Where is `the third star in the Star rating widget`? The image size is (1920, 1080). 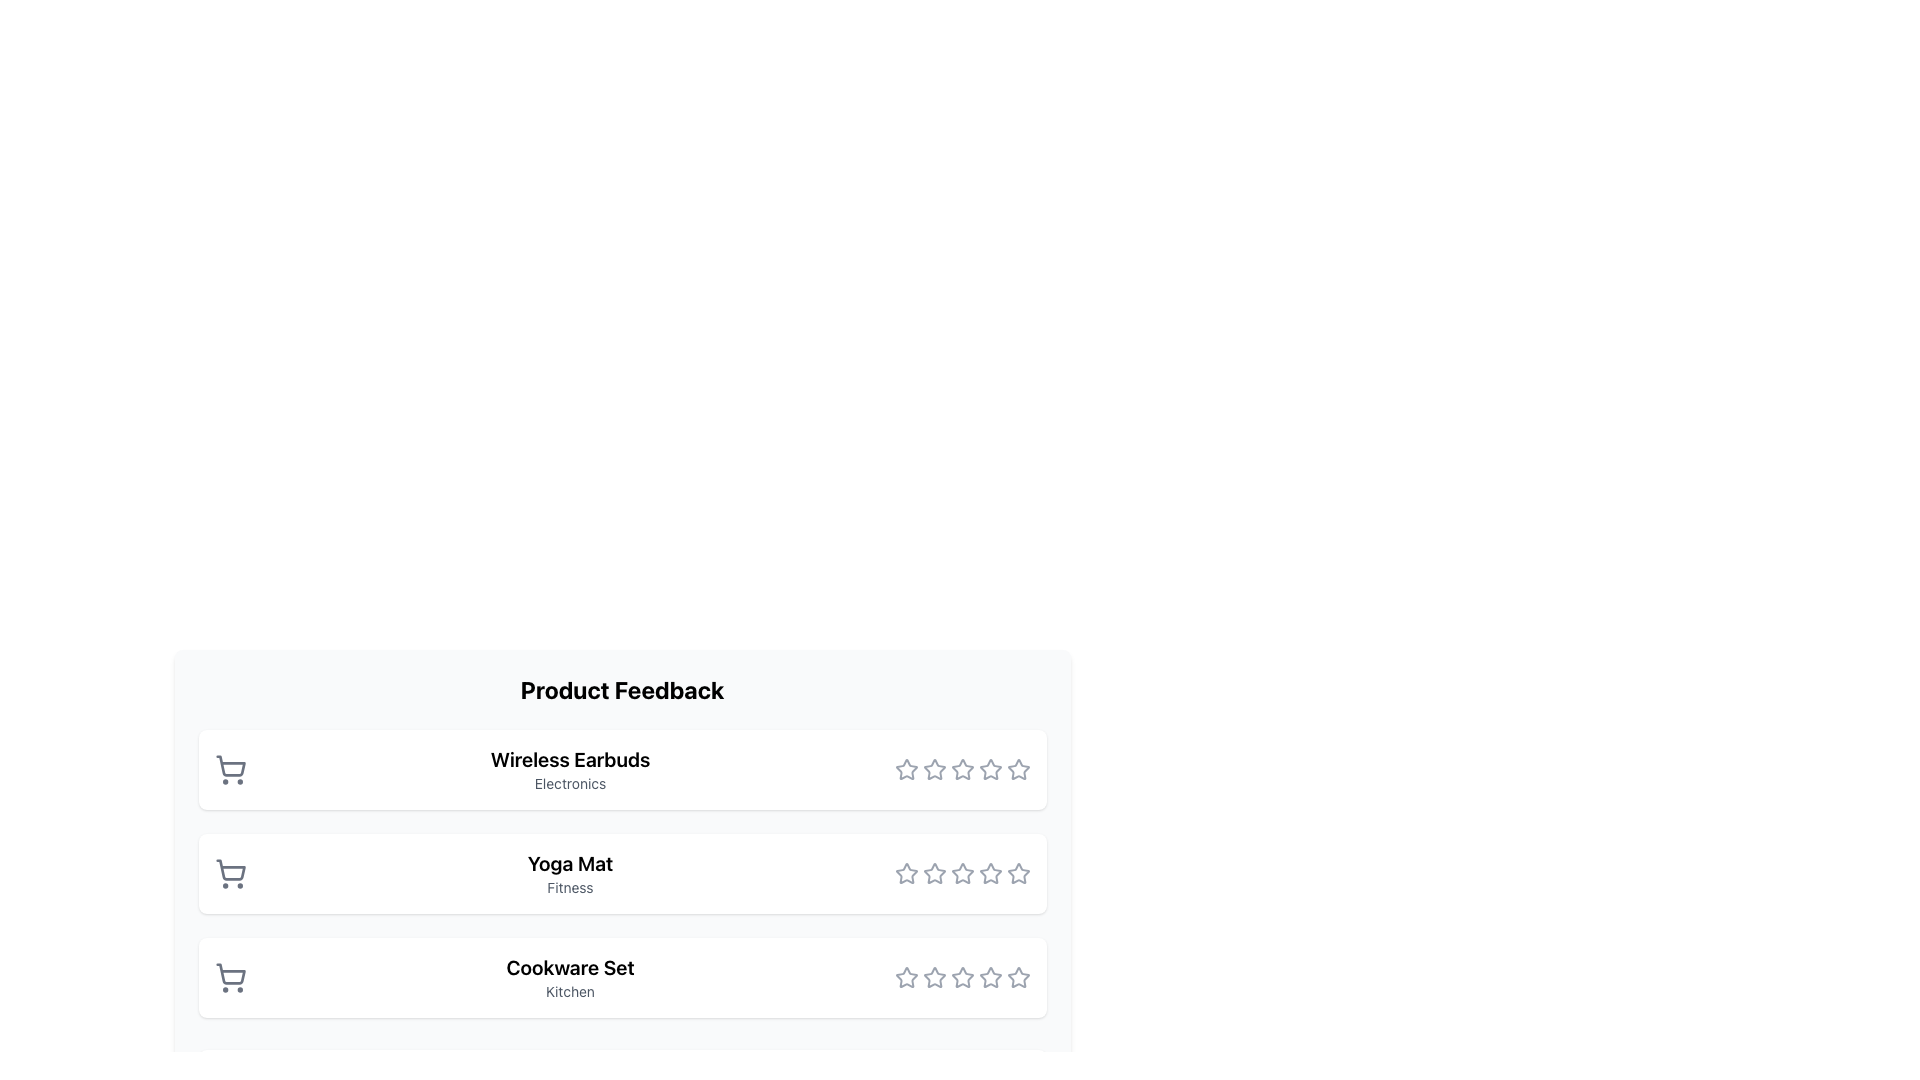
the third star in the Star rating widget is located at coordinates (933, 977).